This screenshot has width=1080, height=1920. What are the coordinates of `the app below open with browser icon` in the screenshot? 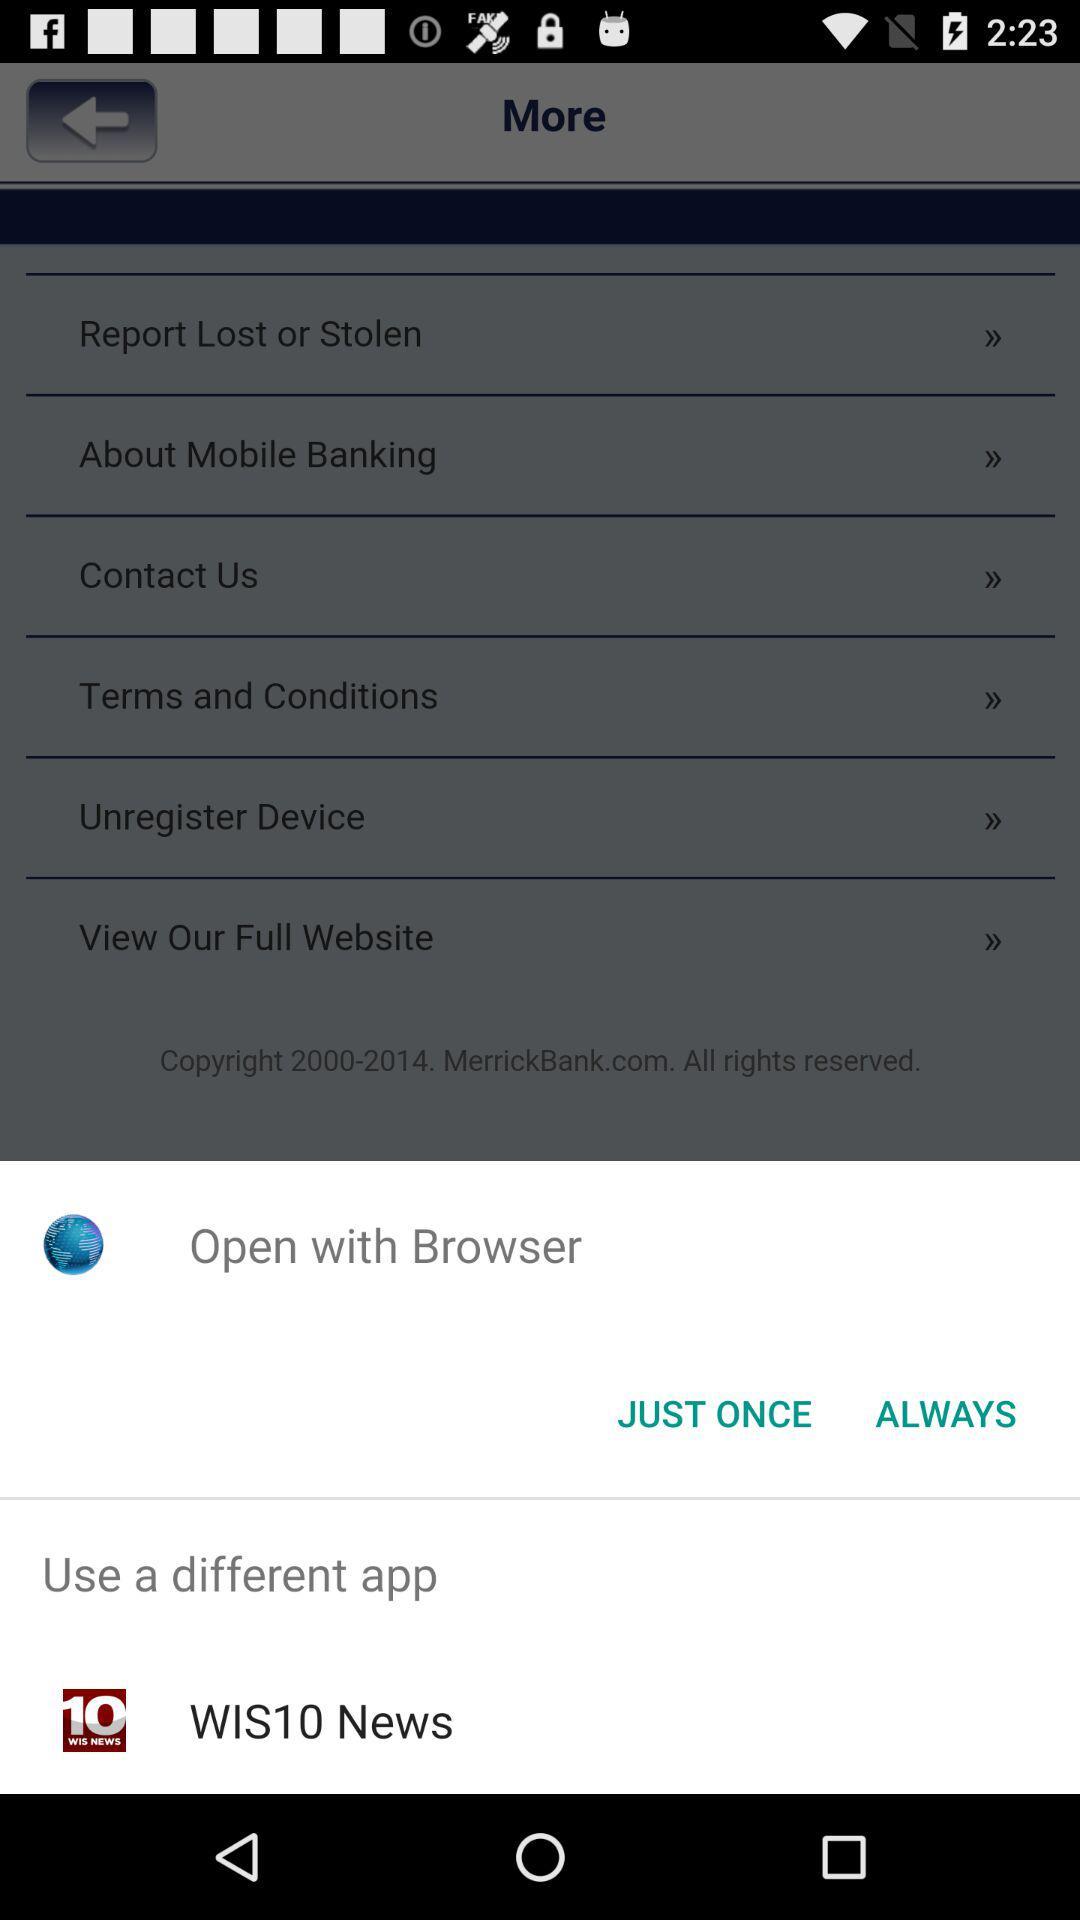 It's located at (713, 1411).